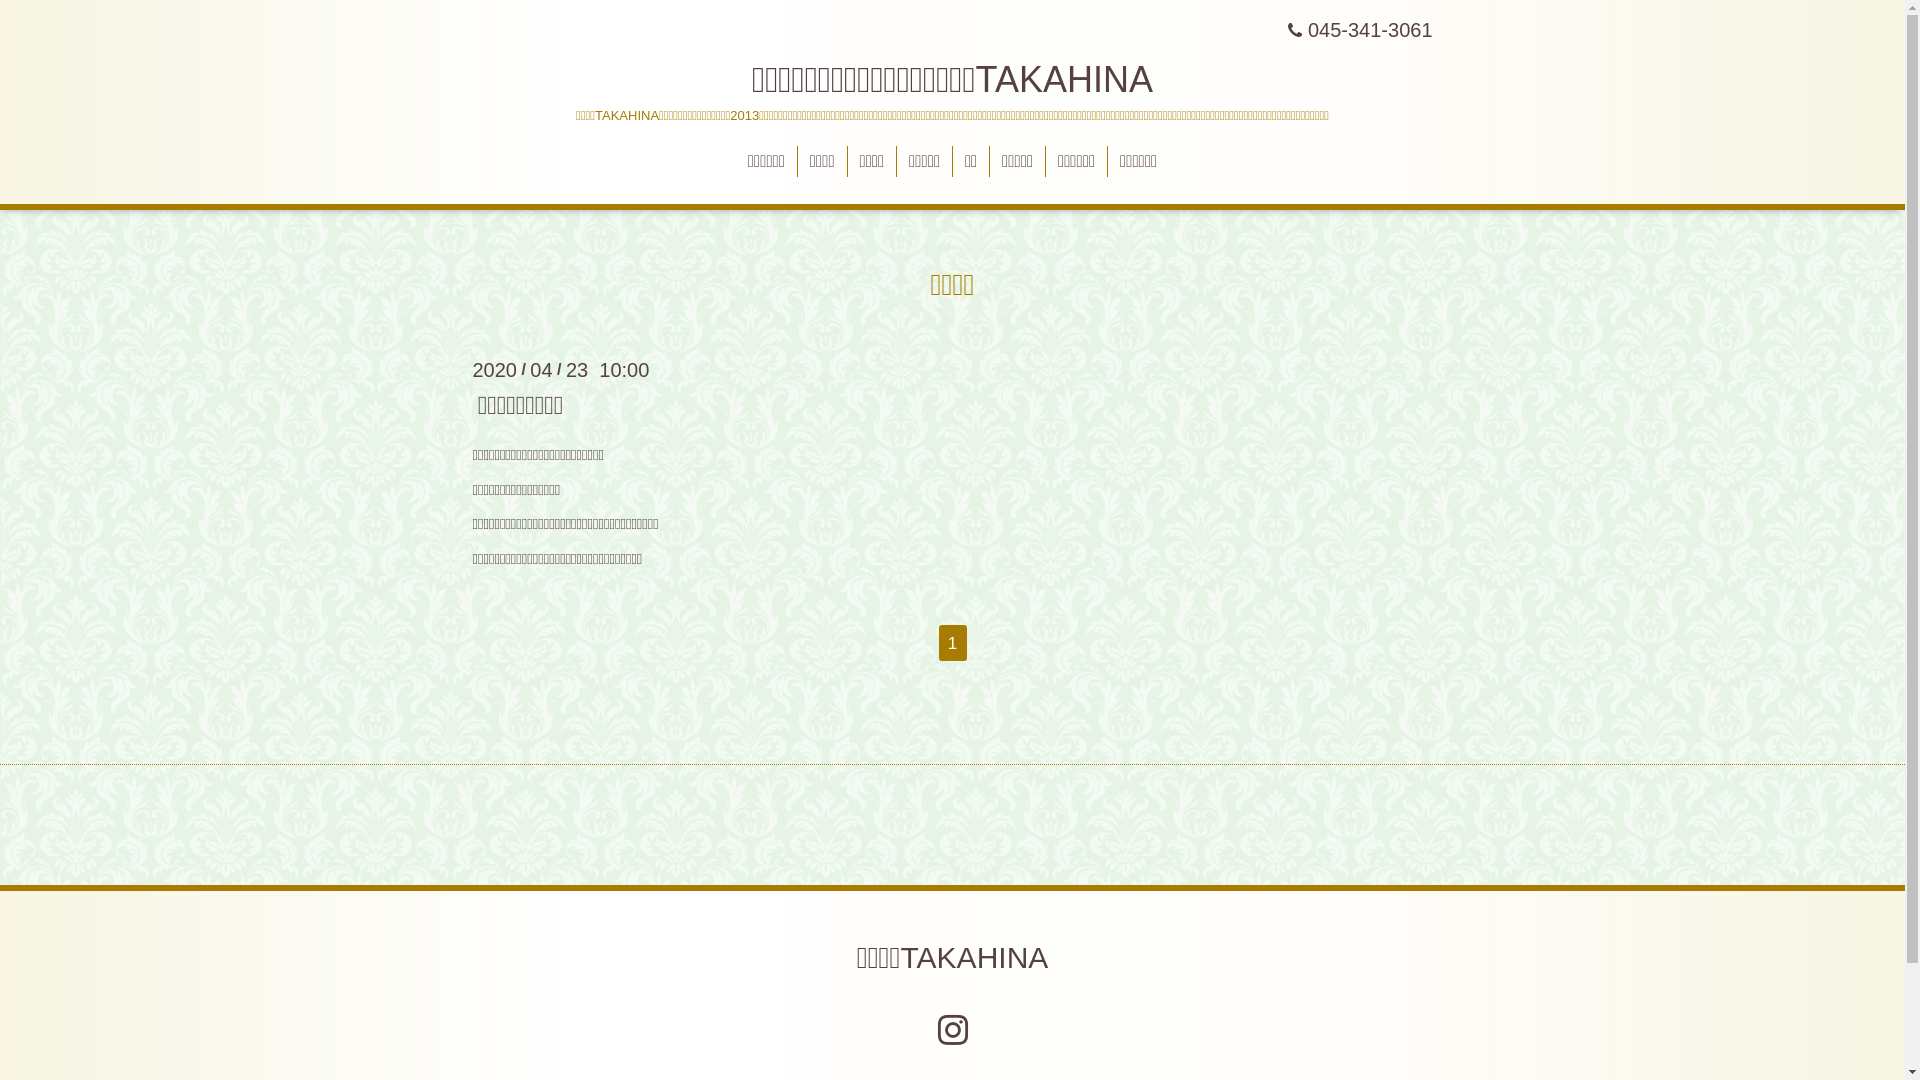  Describe the element at coordinates (936, 643) in the screenshot. I see `'1'` at that location.